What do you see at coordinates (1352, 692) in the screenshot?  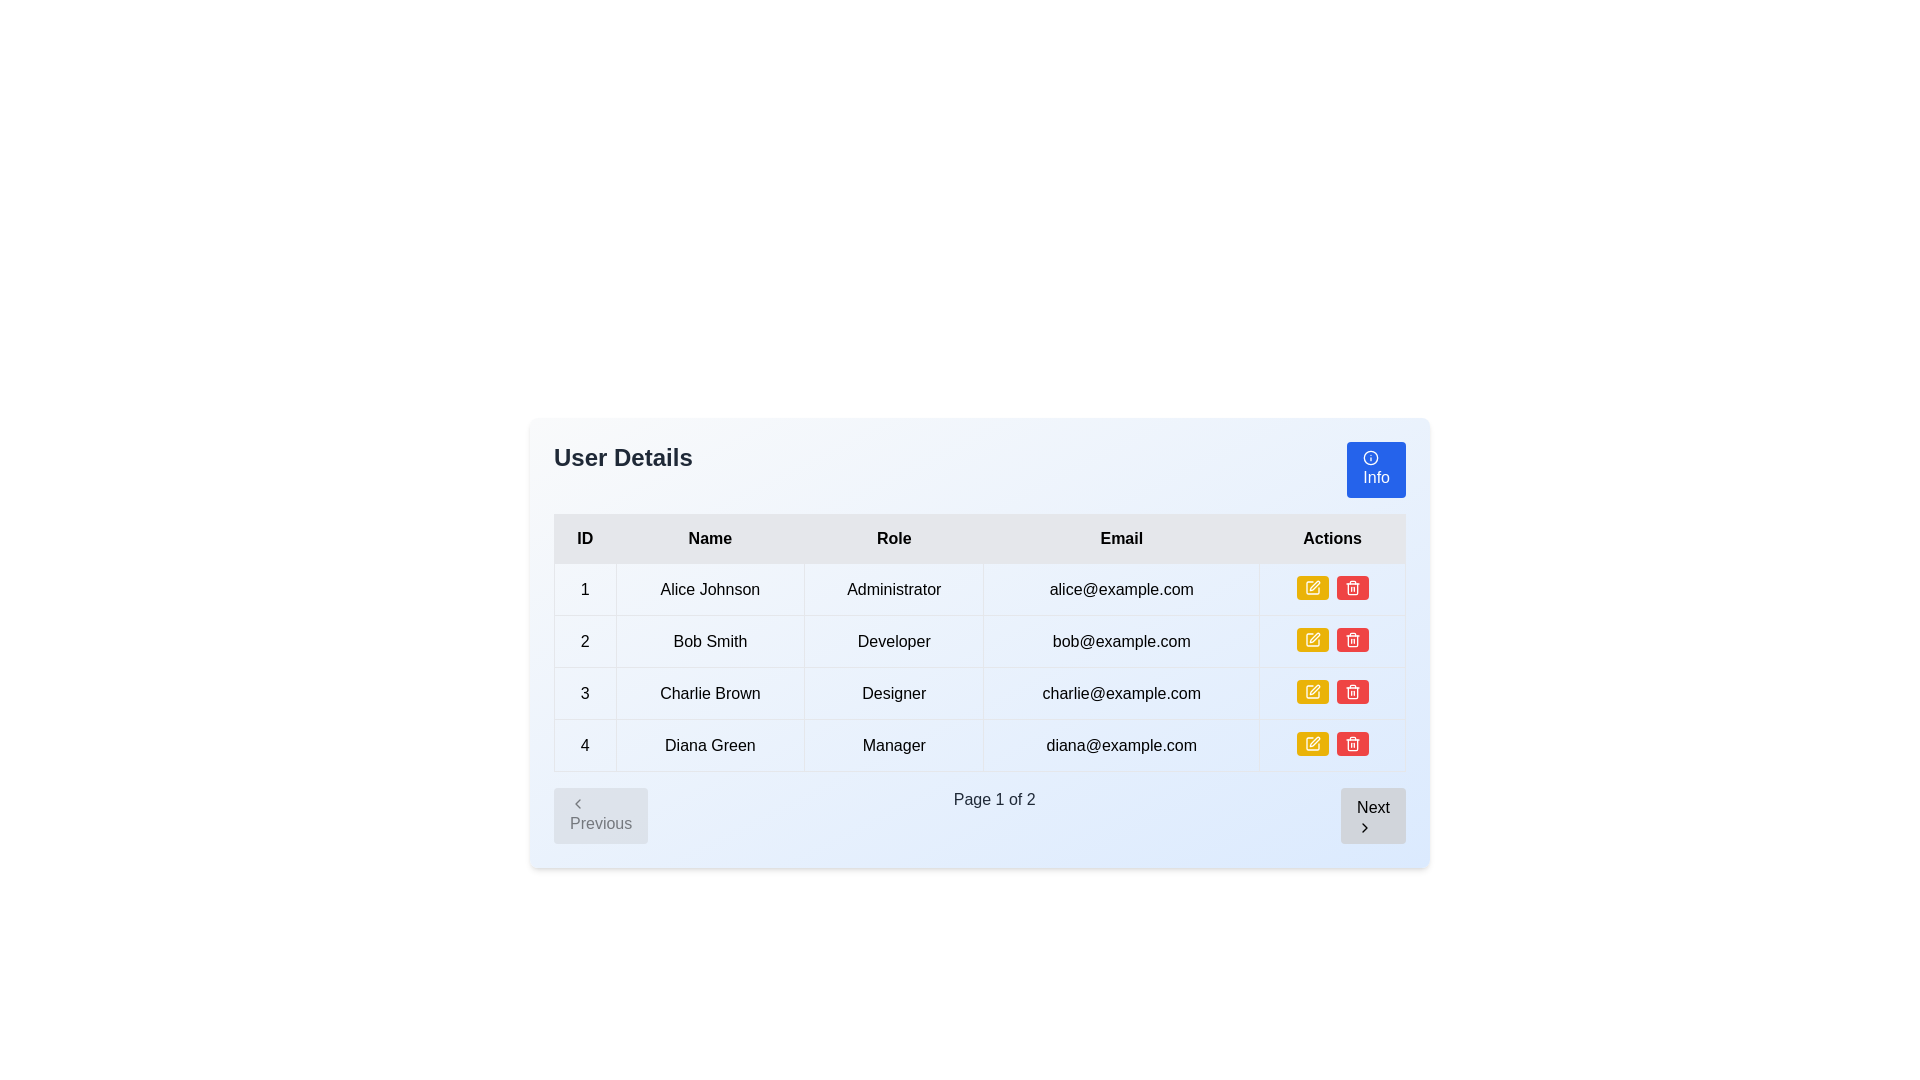 I see `the trash icon in the Actions column of the second row of the table` at bounding box center [1352, 692].